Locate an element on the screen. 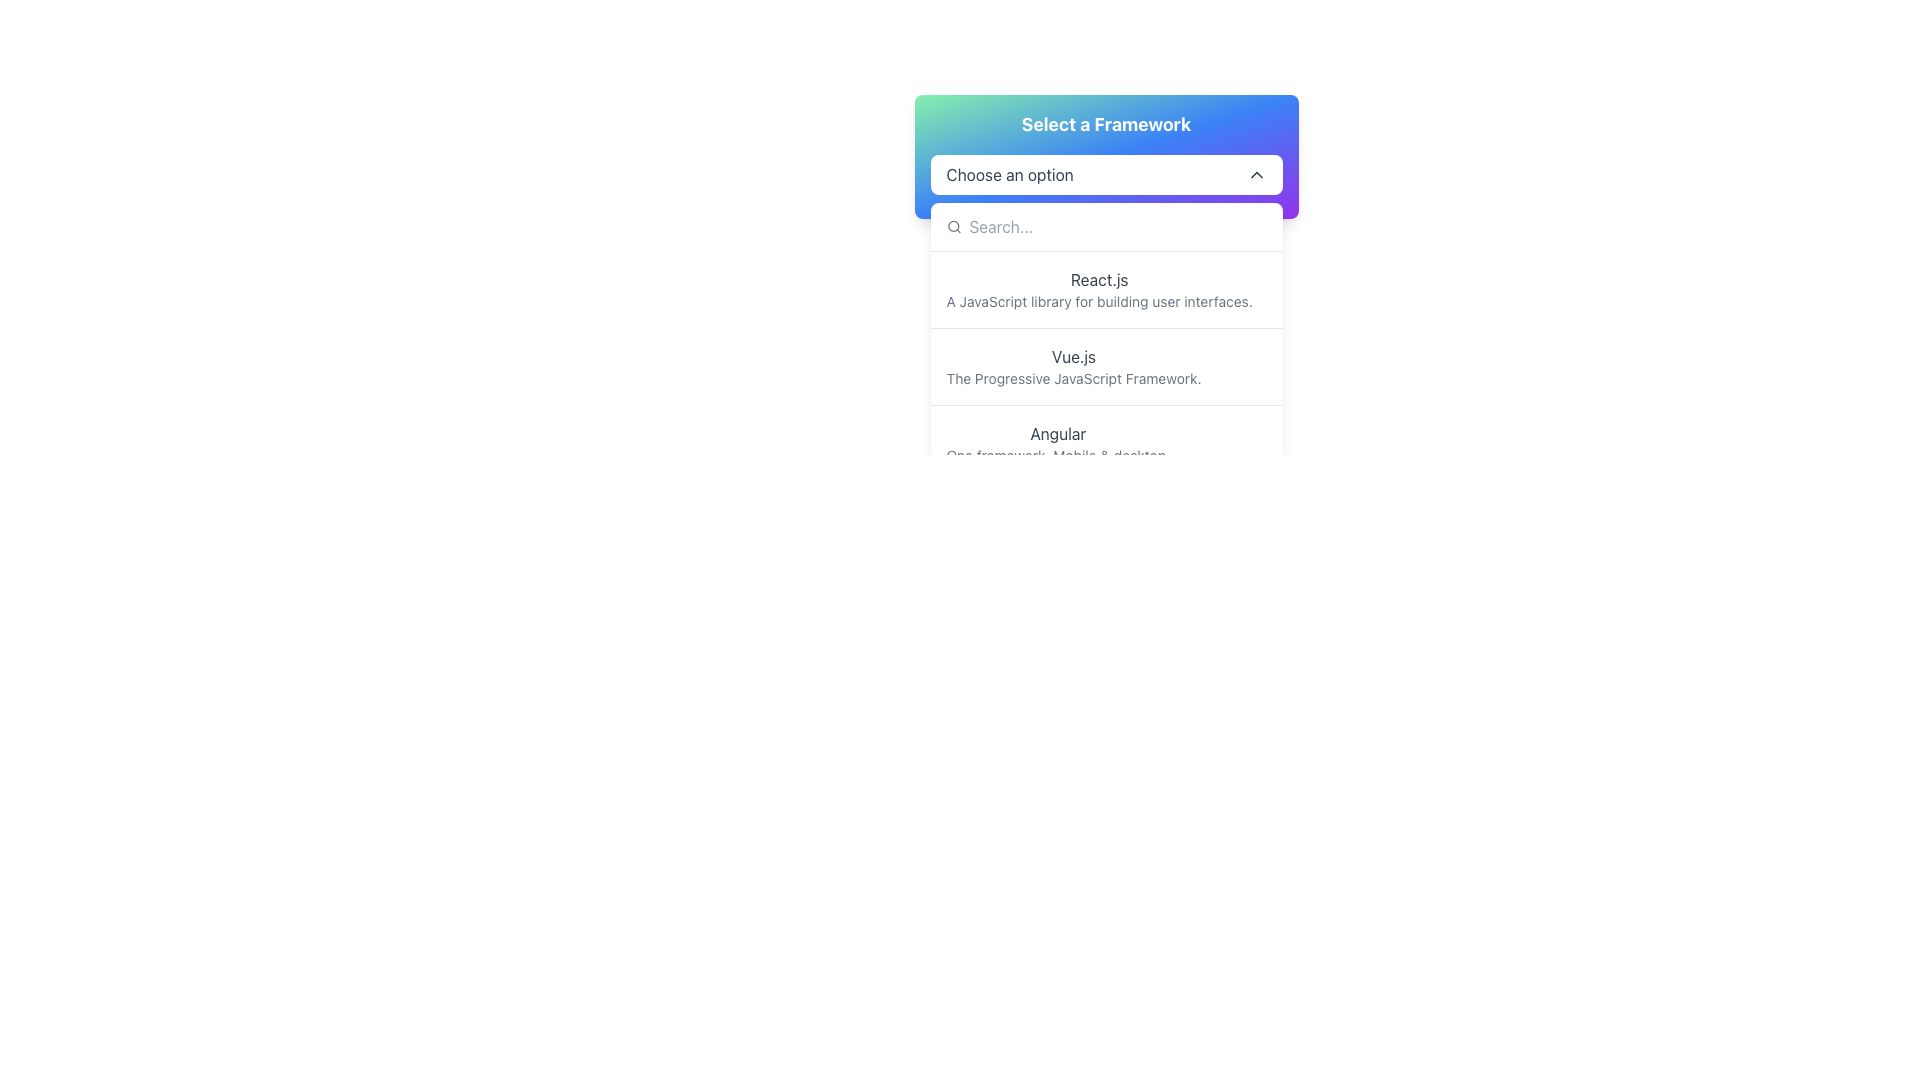 The image size is (1920, 1080). the drop-down menu trigger labeled 'Choose an option' is located at coordinates (1105, 173).